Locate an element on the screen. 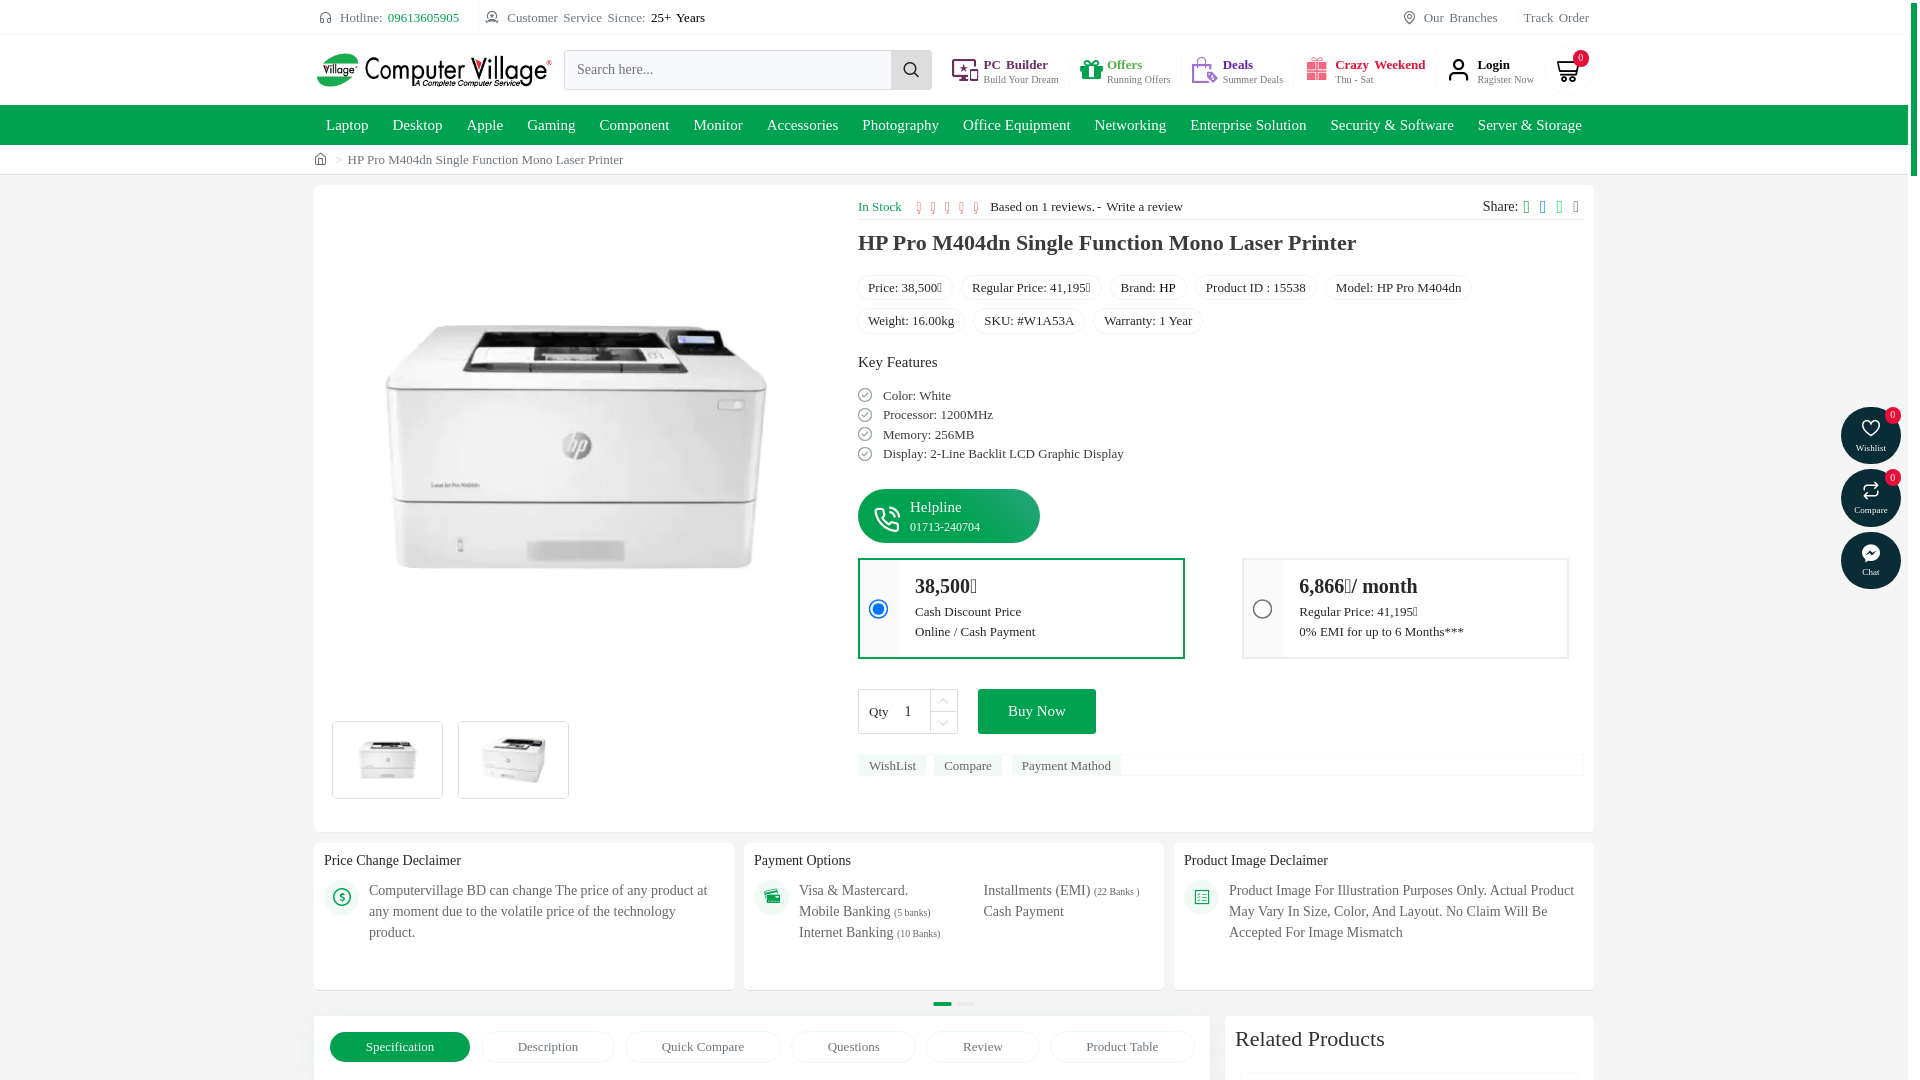 This screenshot has height=1080, width=1920. 'Gaming' is located at coordinates (514, 124).